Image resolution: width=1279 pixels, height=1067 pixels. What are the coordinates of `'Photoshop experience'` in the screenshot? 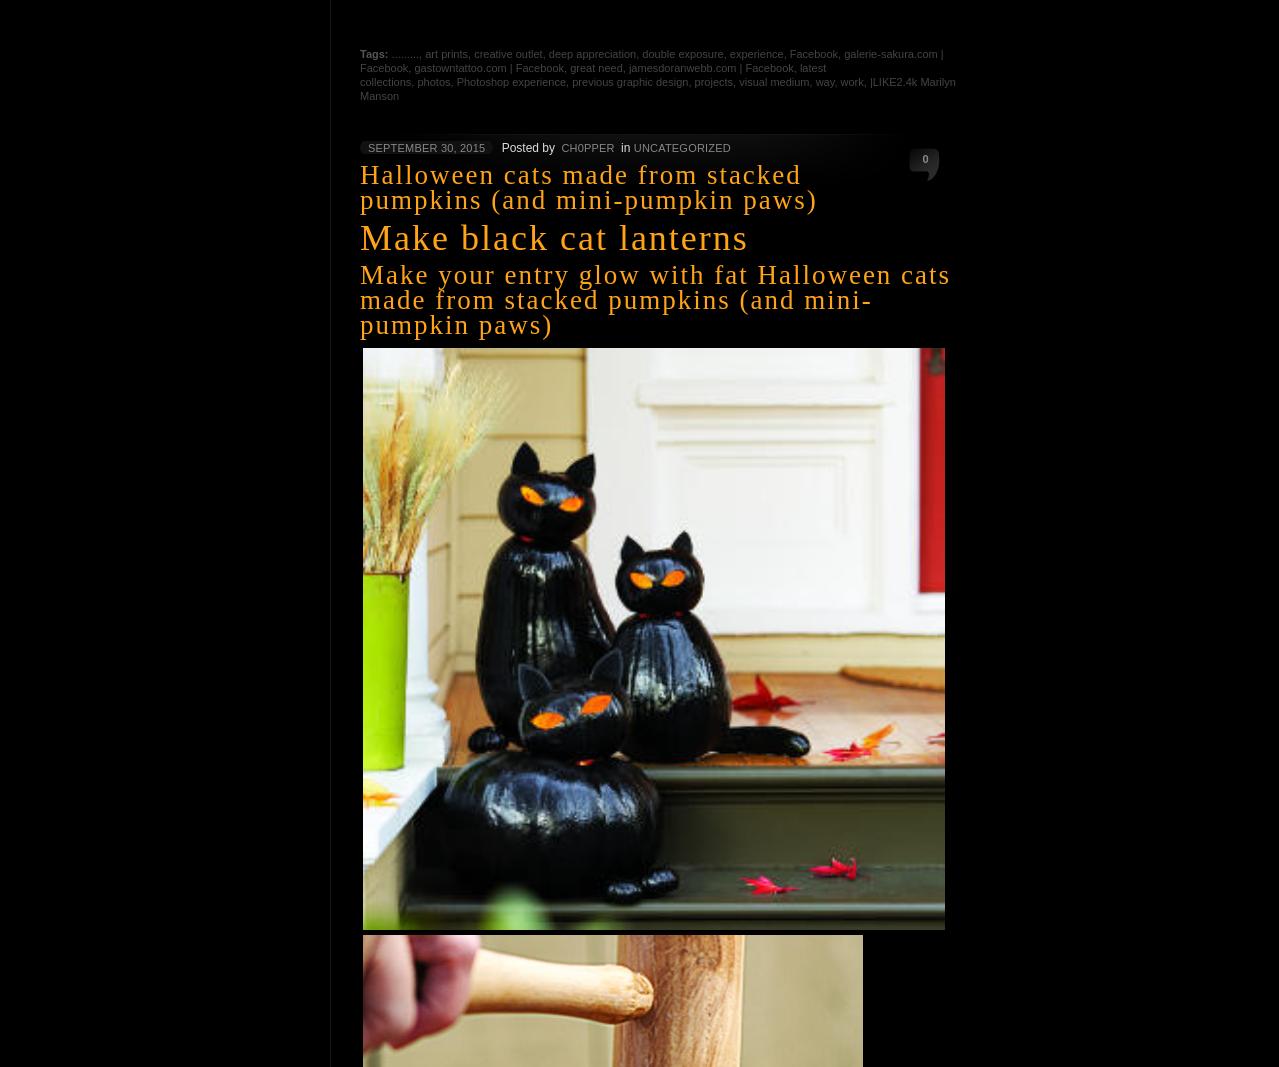 It's located at (509, 81).